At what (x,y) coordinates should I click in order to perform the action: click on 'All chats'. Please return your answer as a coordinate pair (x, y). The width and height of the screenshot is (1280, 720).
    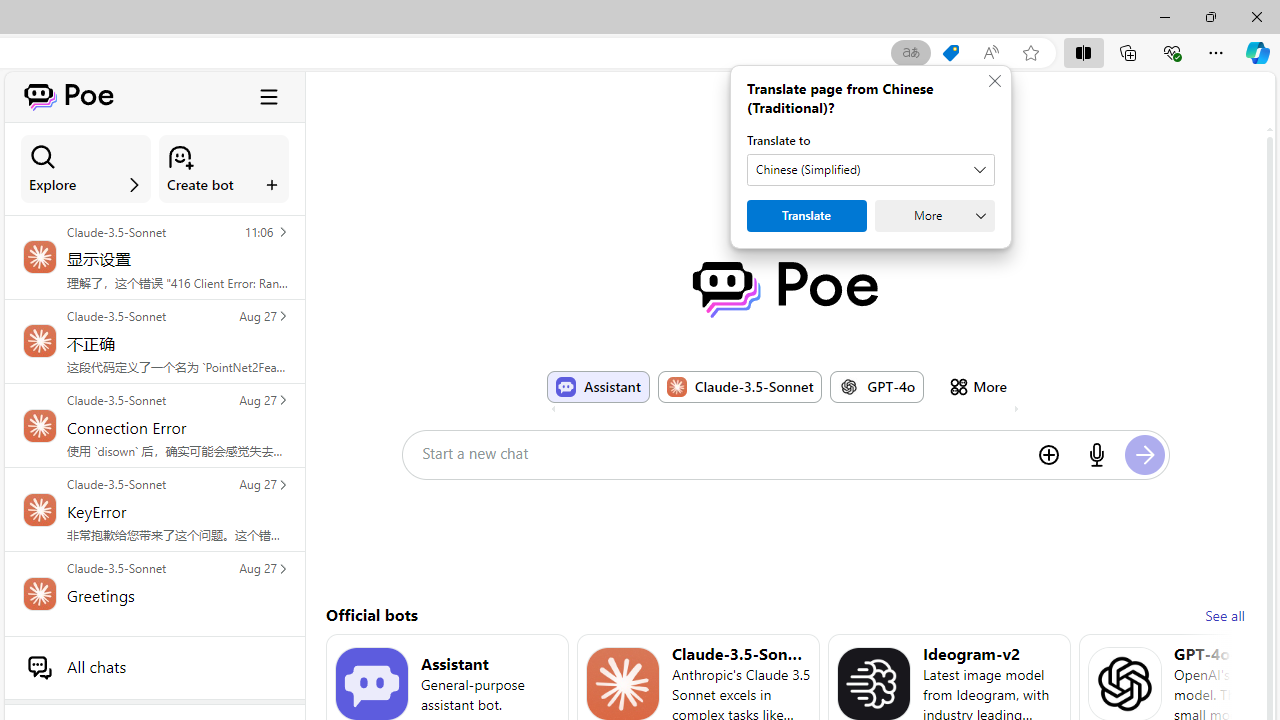
    Looking at the image, I should click on (153, 667).